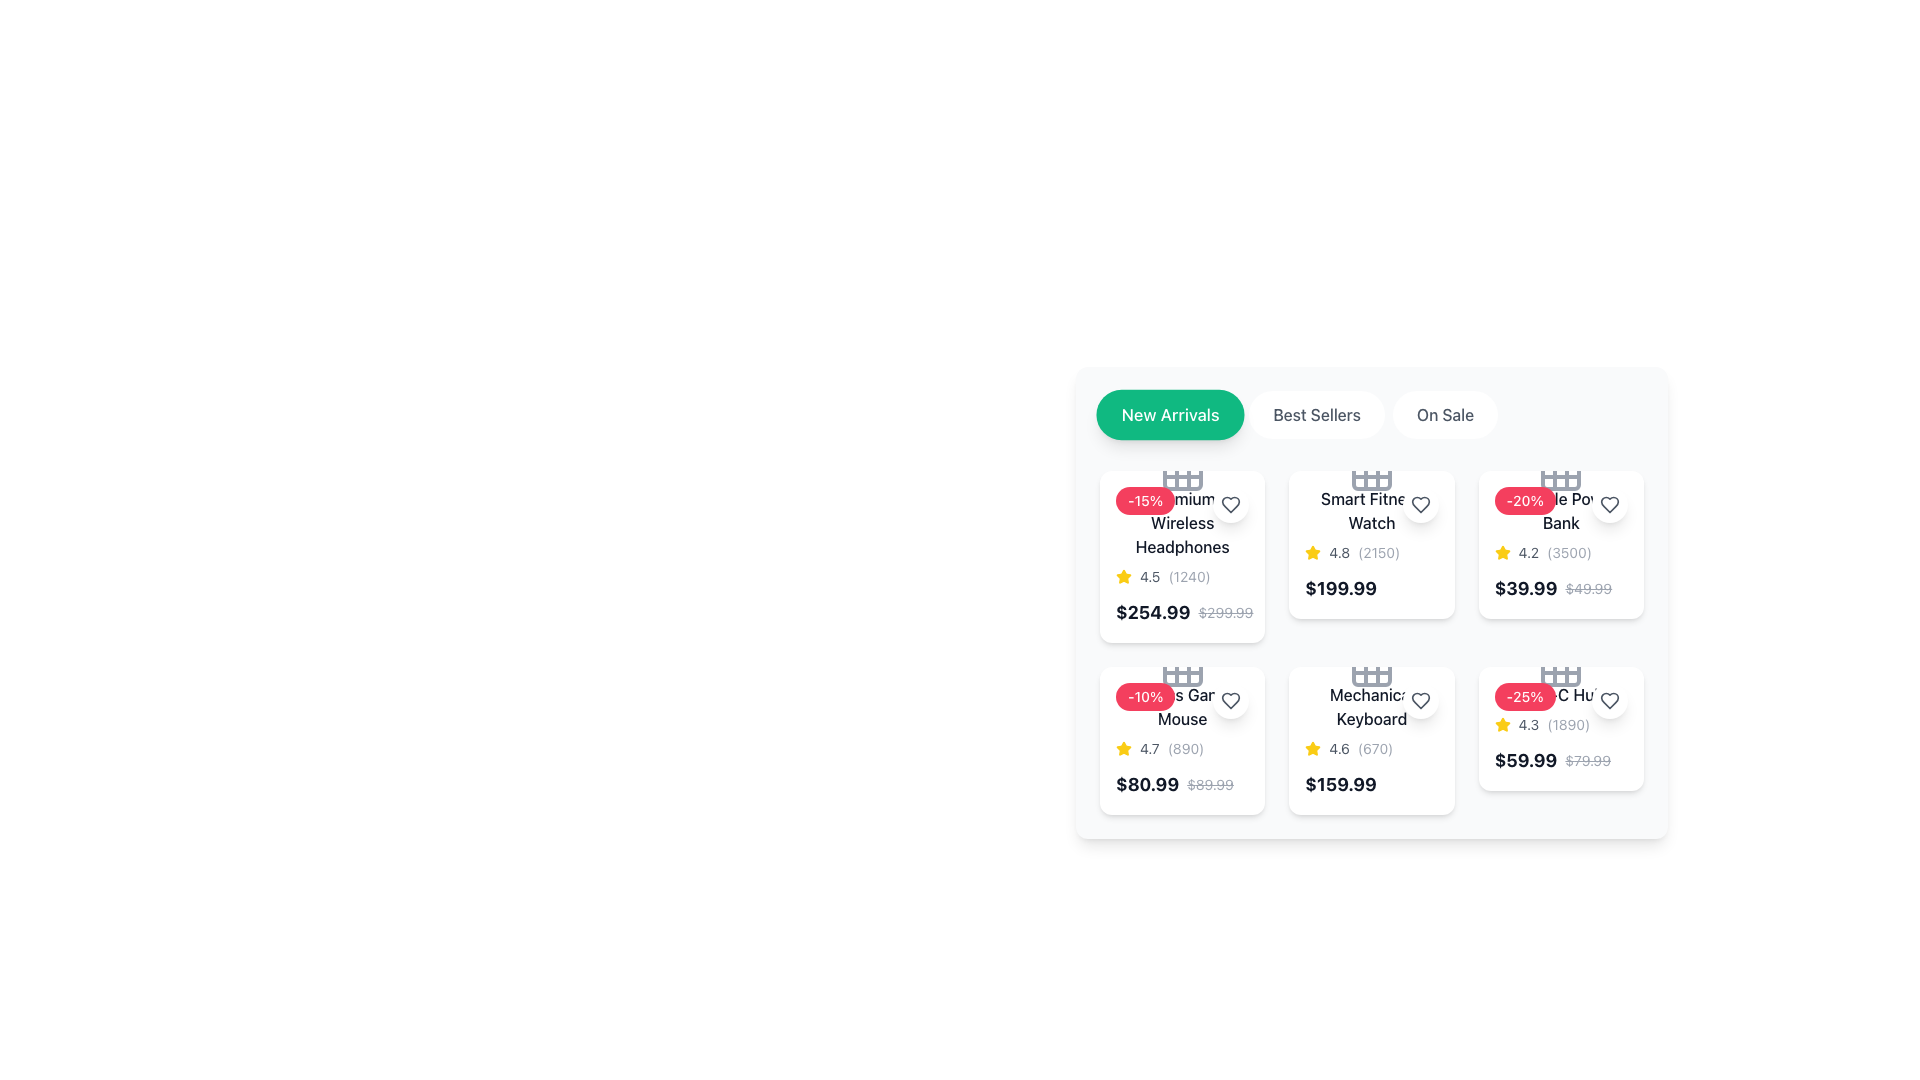 This screenshot has width=1920, height=1080. What do you see at coordinates (1371, 509) in the screenshot?
I see `the associated product using the text label 'Smart Fitness Watch' located at the top of the second product card` at bounding box center [1371, 509].